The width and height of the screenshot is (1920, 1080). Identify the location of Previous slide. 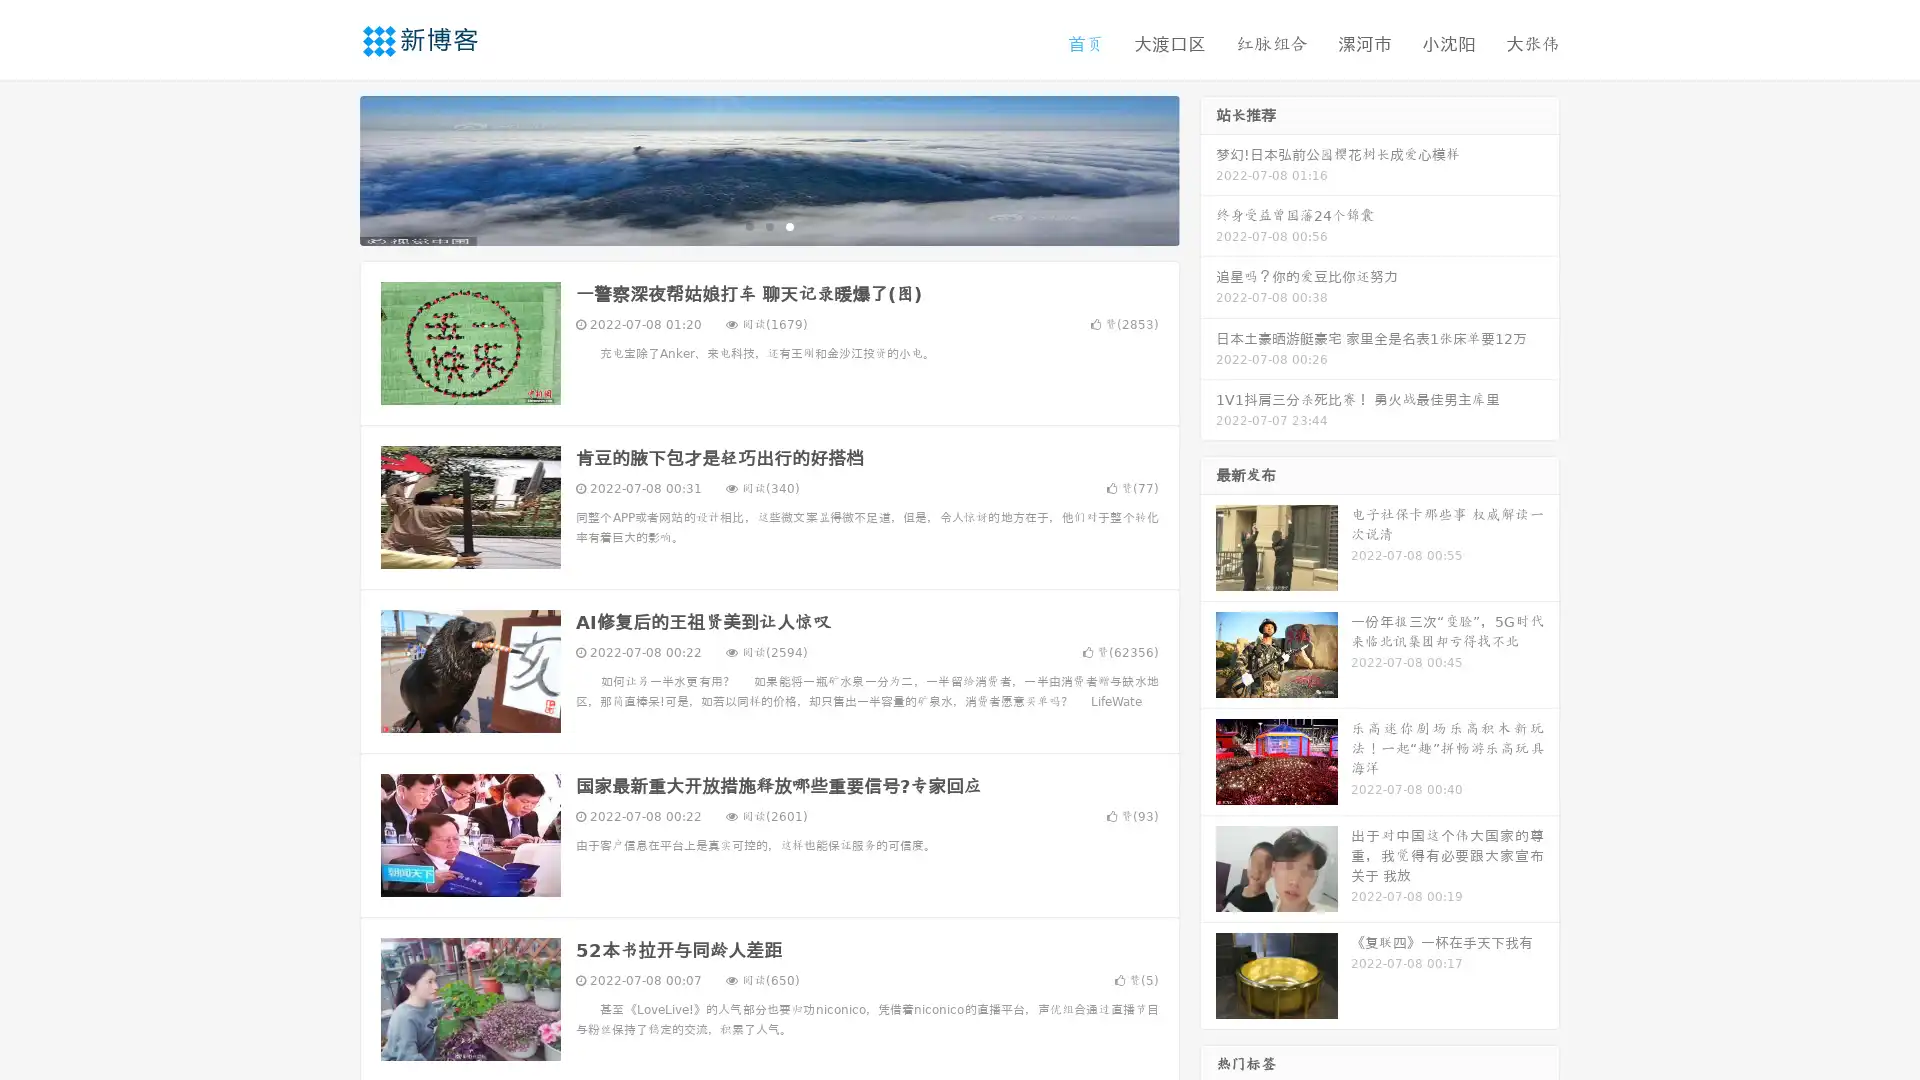
(330, 168).